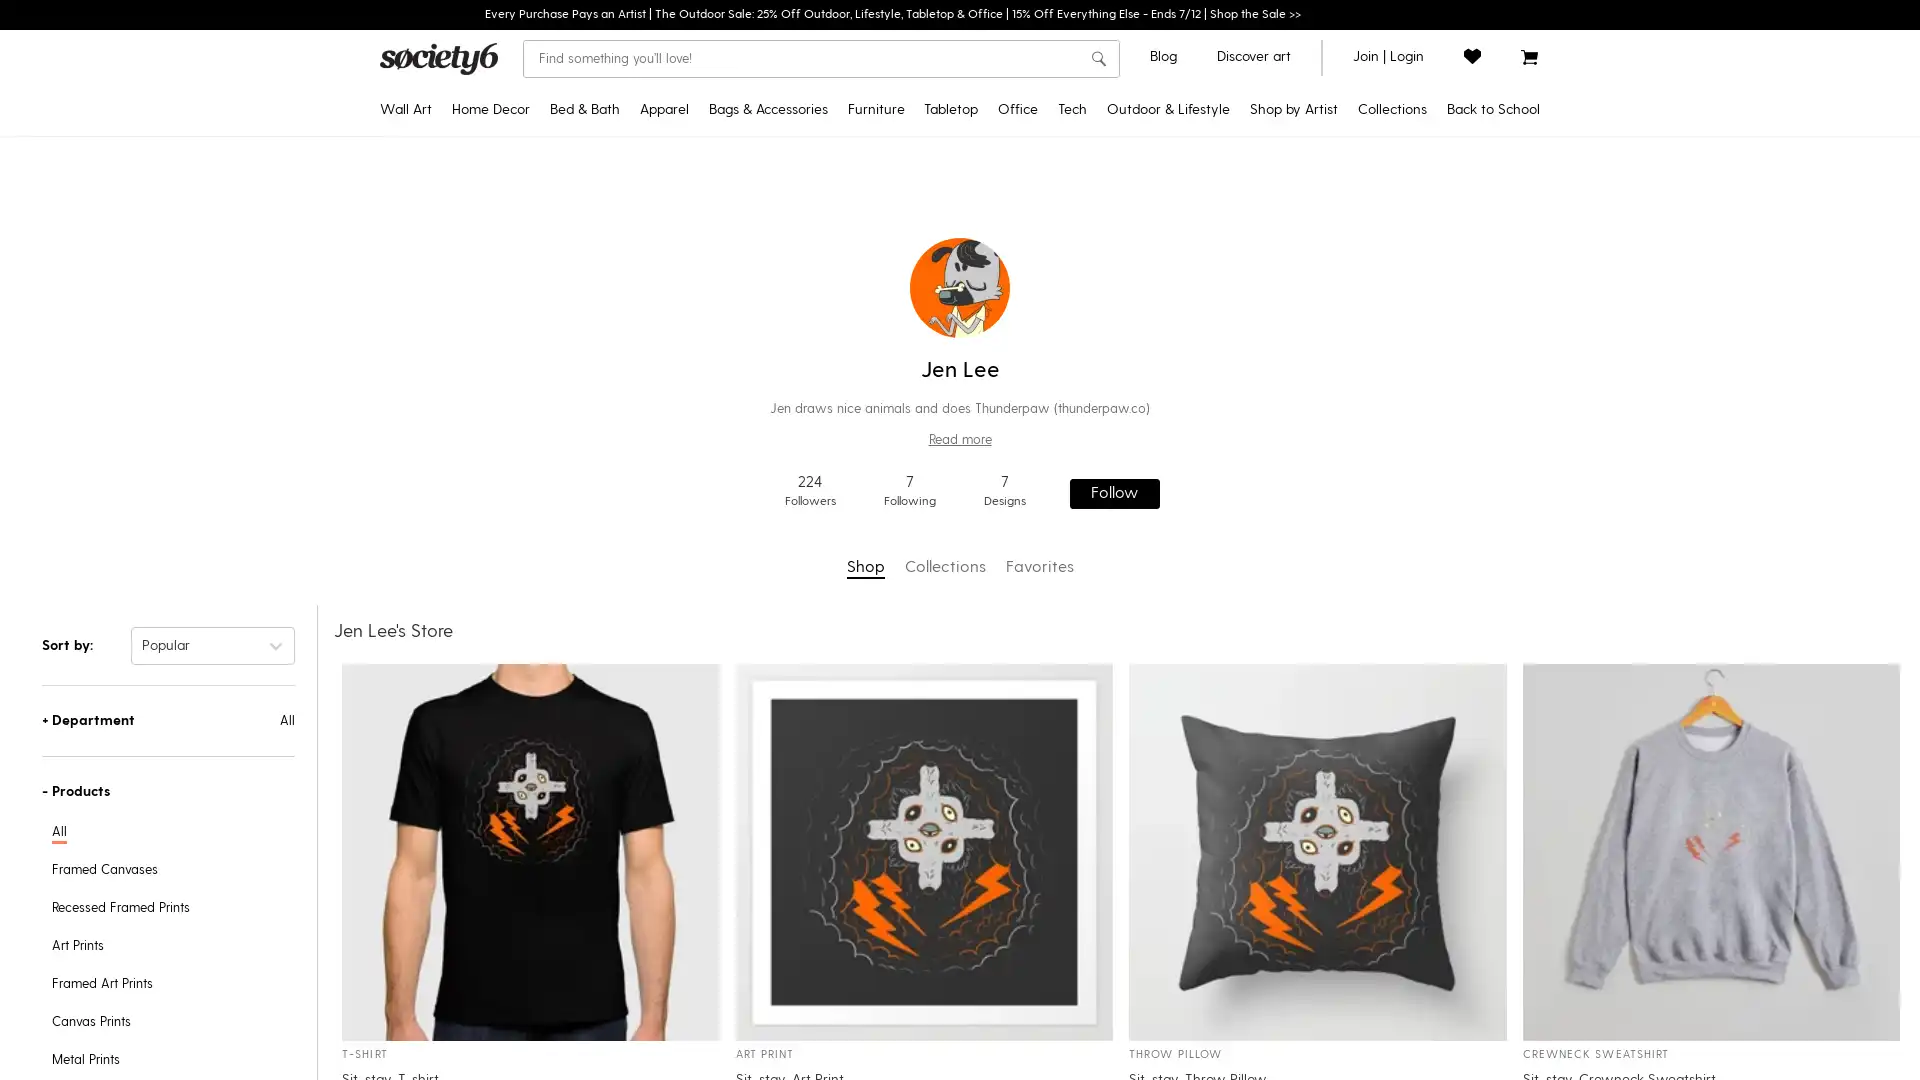 Image resolution: width=1920 pixels, height=1080 pixels. I want to click on Art Prints, so click(470, 160).